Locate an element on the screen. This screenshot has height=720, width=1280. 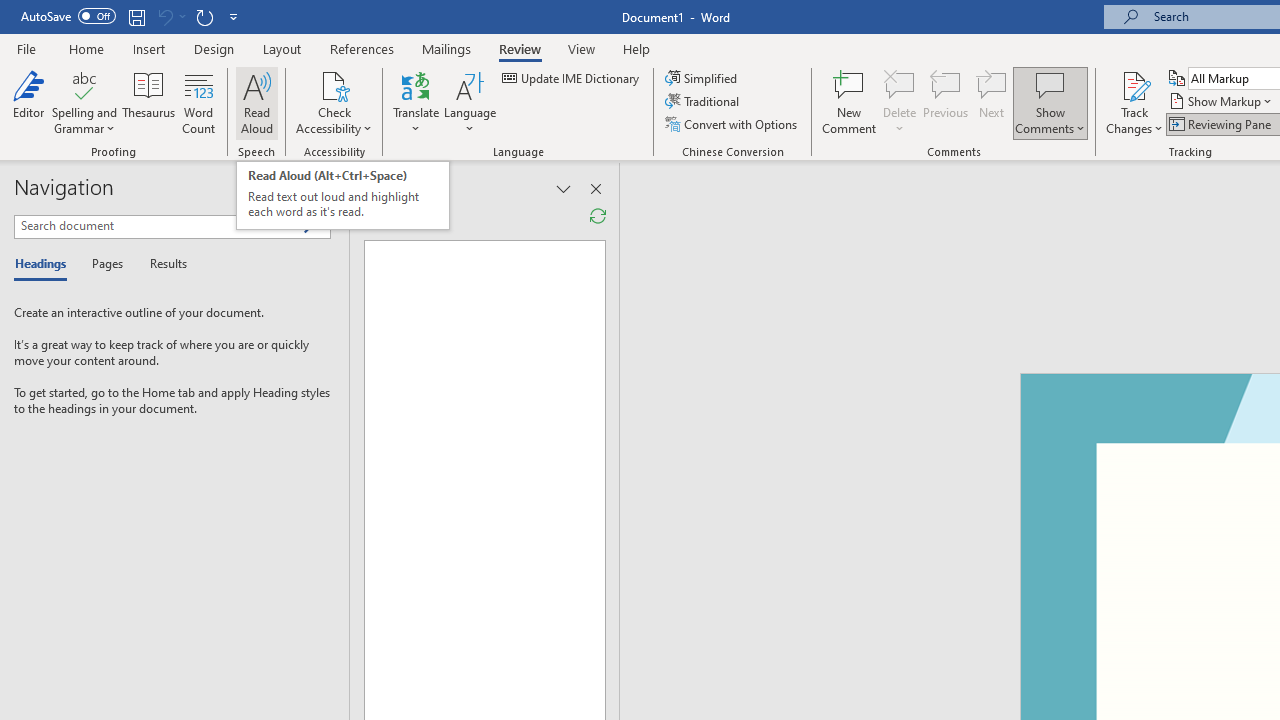
'Check Accessibility' is located at coordinates (334, 84).